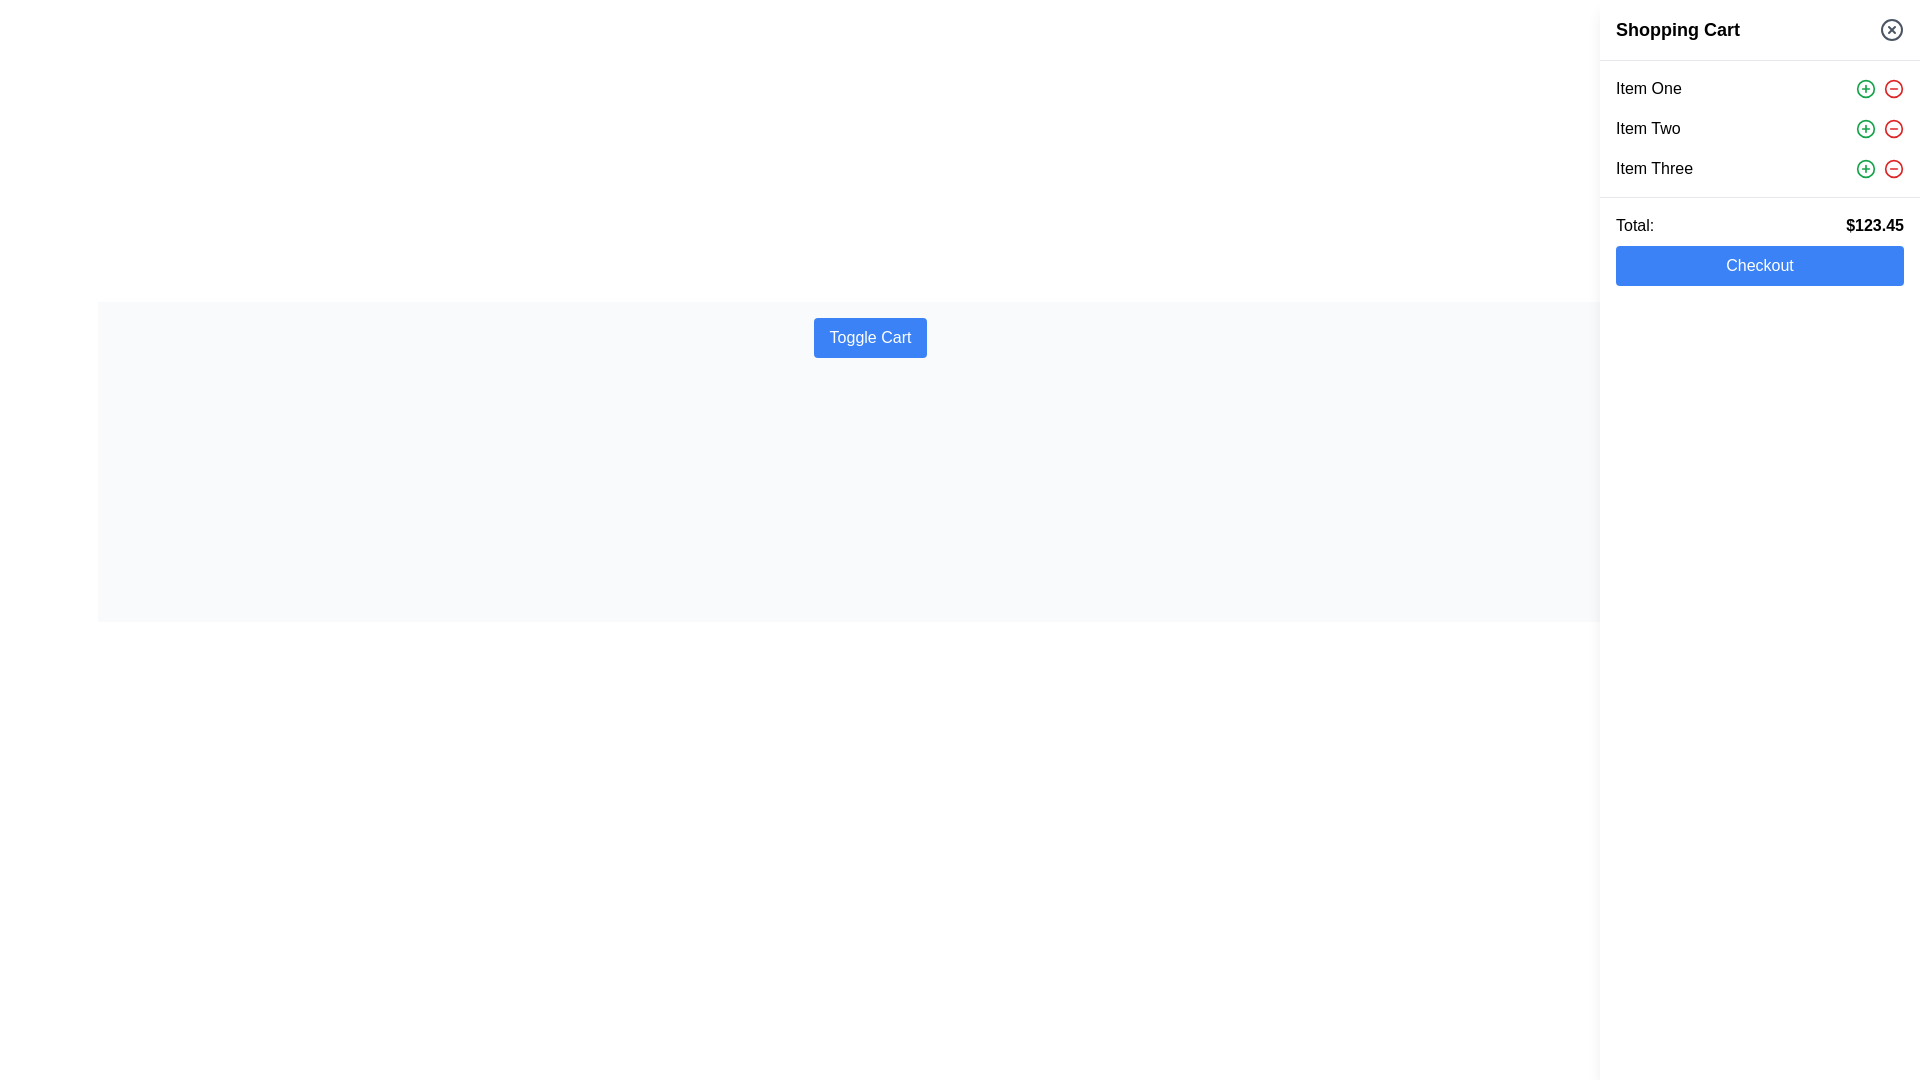  What do you see at coordinates (1879, 87) in the screenshot?
I see `the horizontal group of interactive buttons for adjusting the quantity of 'Item One' in the shopping cart` at bounding box center [1879, 87].